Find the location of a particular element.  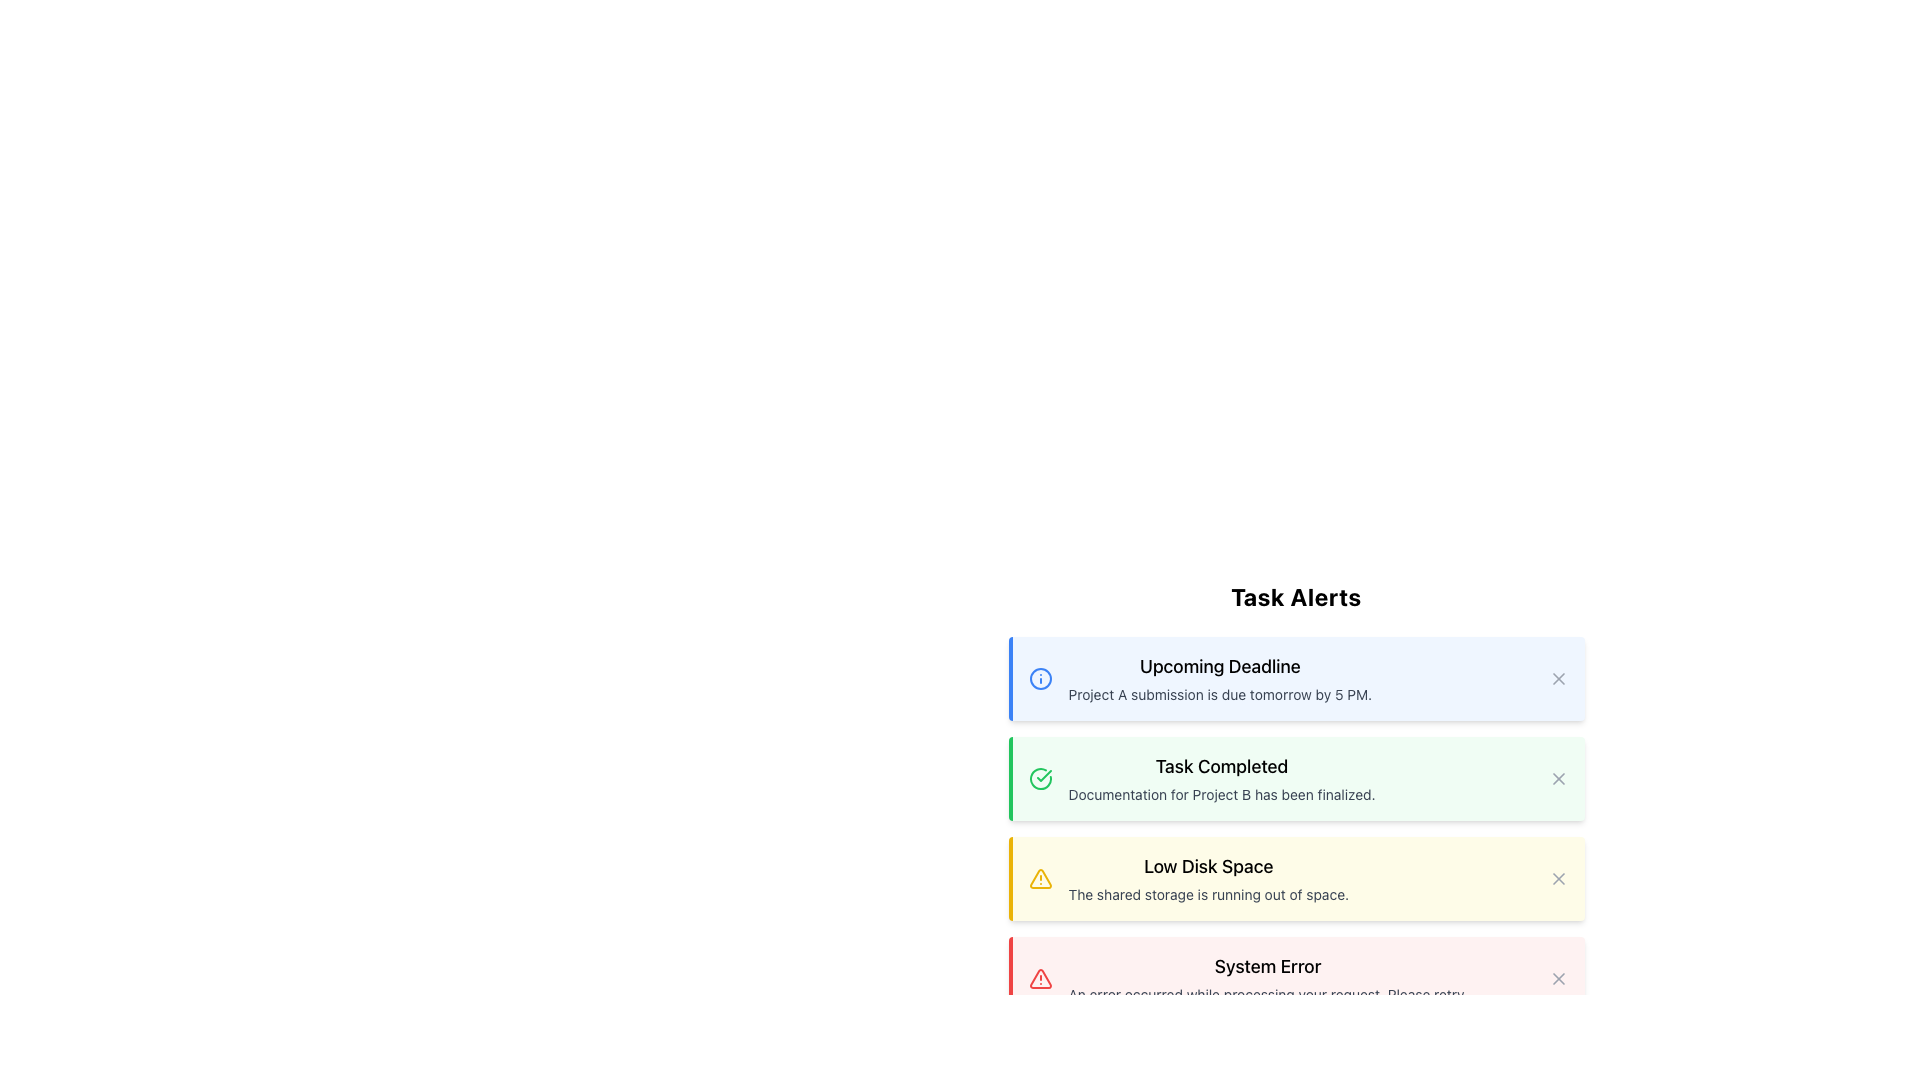

the graphical icon part of the 'System Error' button located at the bottom of the 'Task Alerts' group is located at coordinates (1557, 978).